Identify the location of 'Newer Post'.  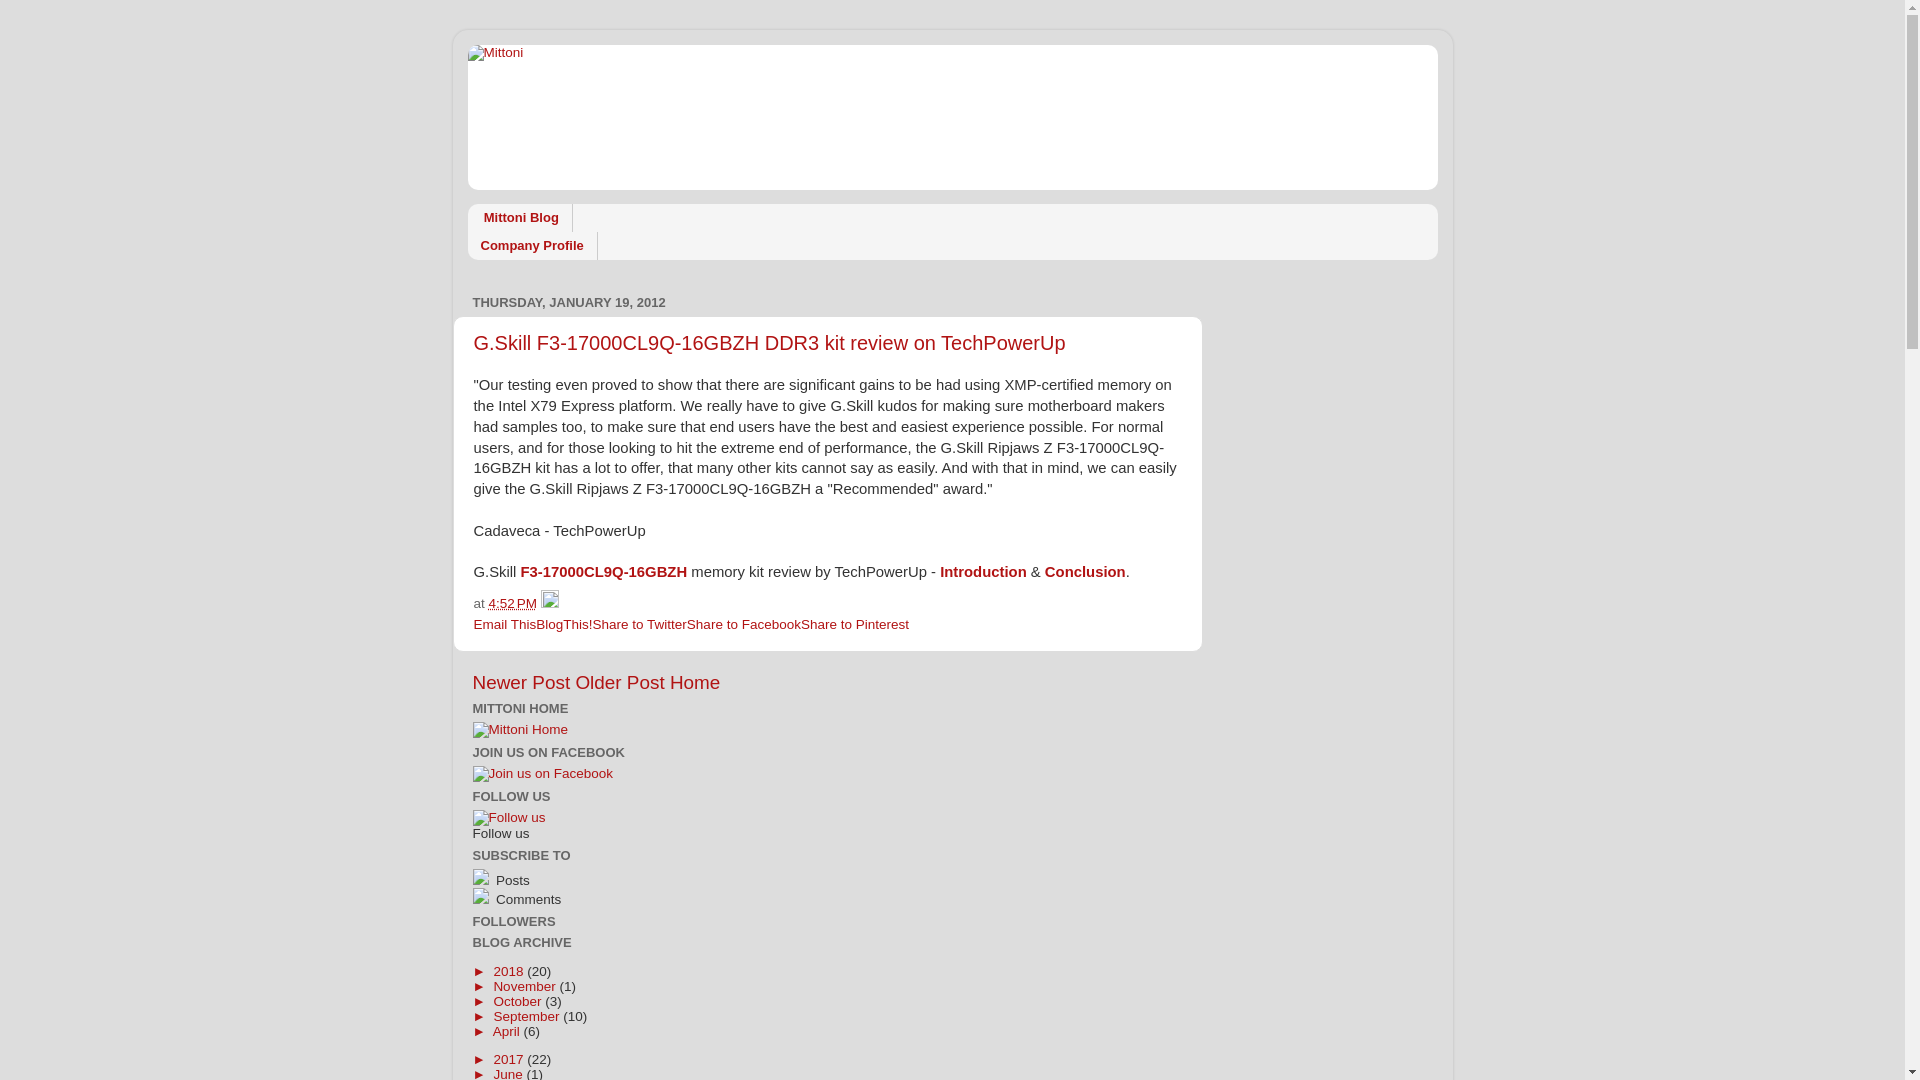
(521, 681).